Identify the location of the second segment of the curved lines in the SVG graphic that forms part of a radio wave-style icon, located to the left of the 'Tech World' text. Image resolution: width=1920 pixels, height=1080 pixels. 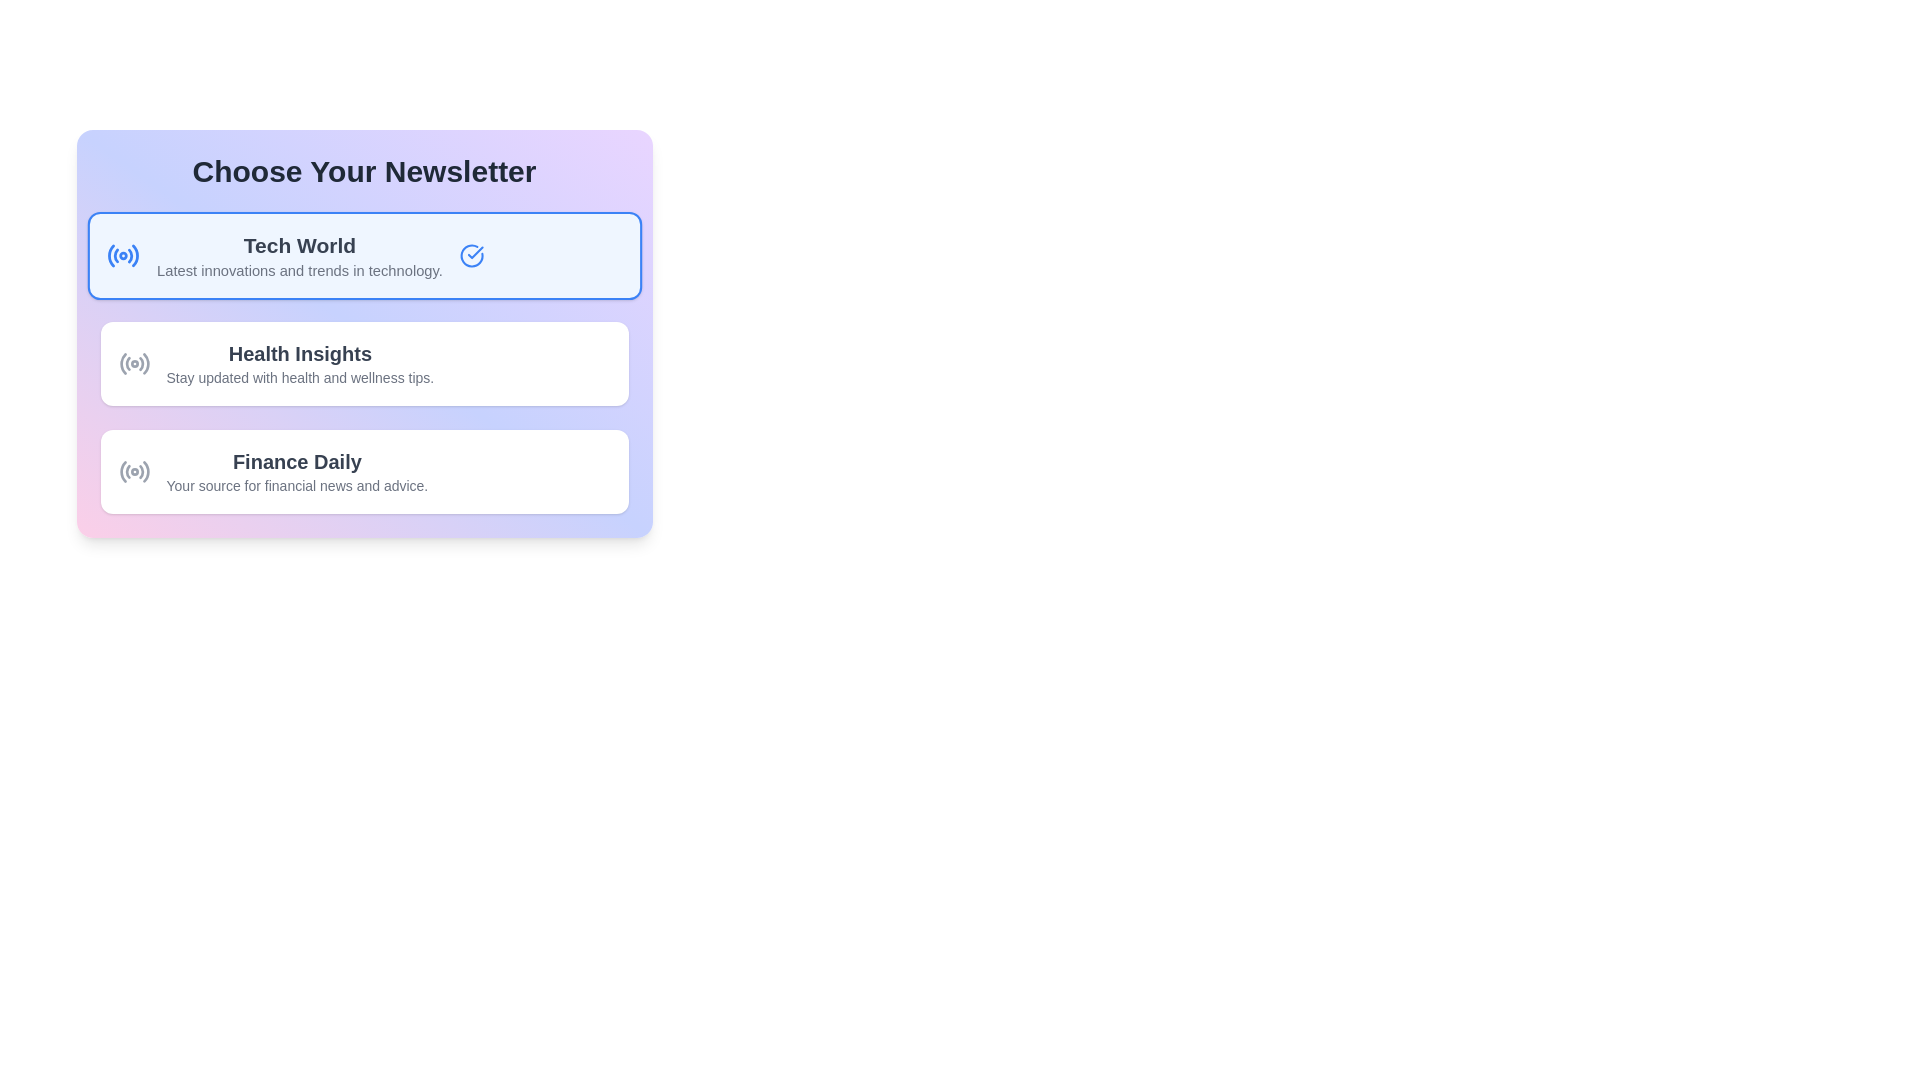
(114, 254).